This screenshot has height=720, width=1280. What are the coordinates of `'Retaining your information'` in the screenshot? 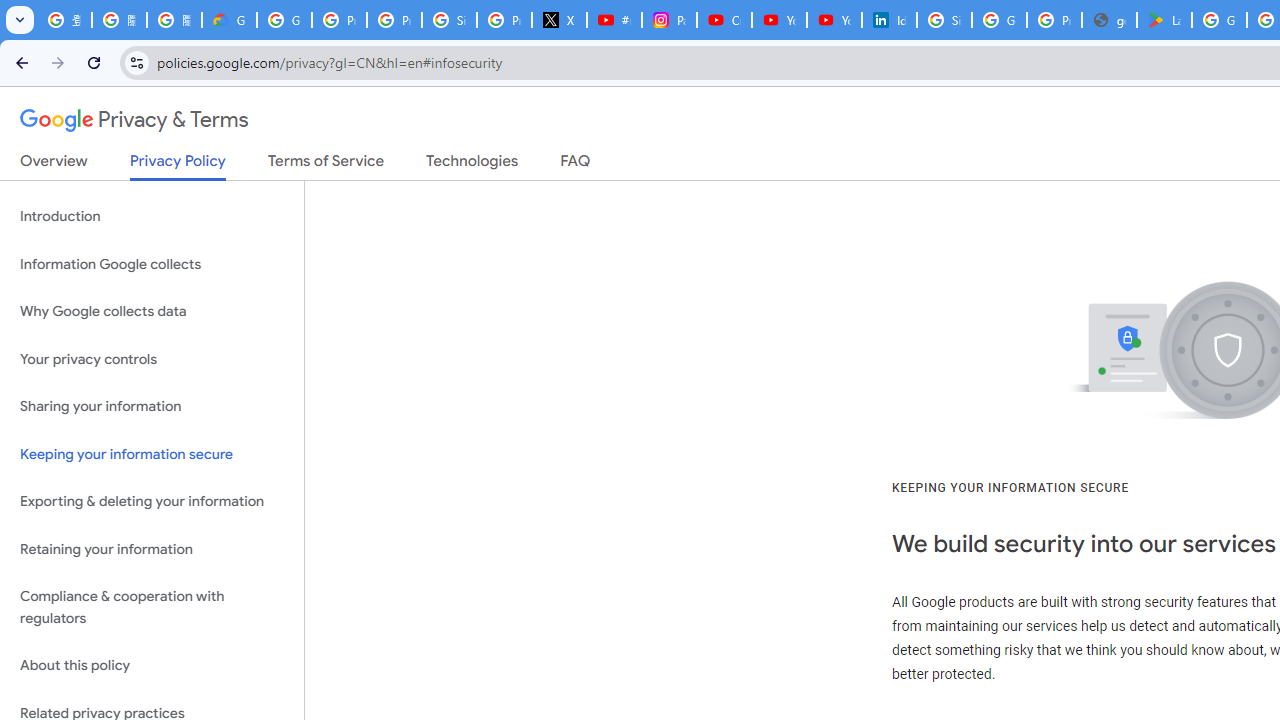 It's located at (151, 549).